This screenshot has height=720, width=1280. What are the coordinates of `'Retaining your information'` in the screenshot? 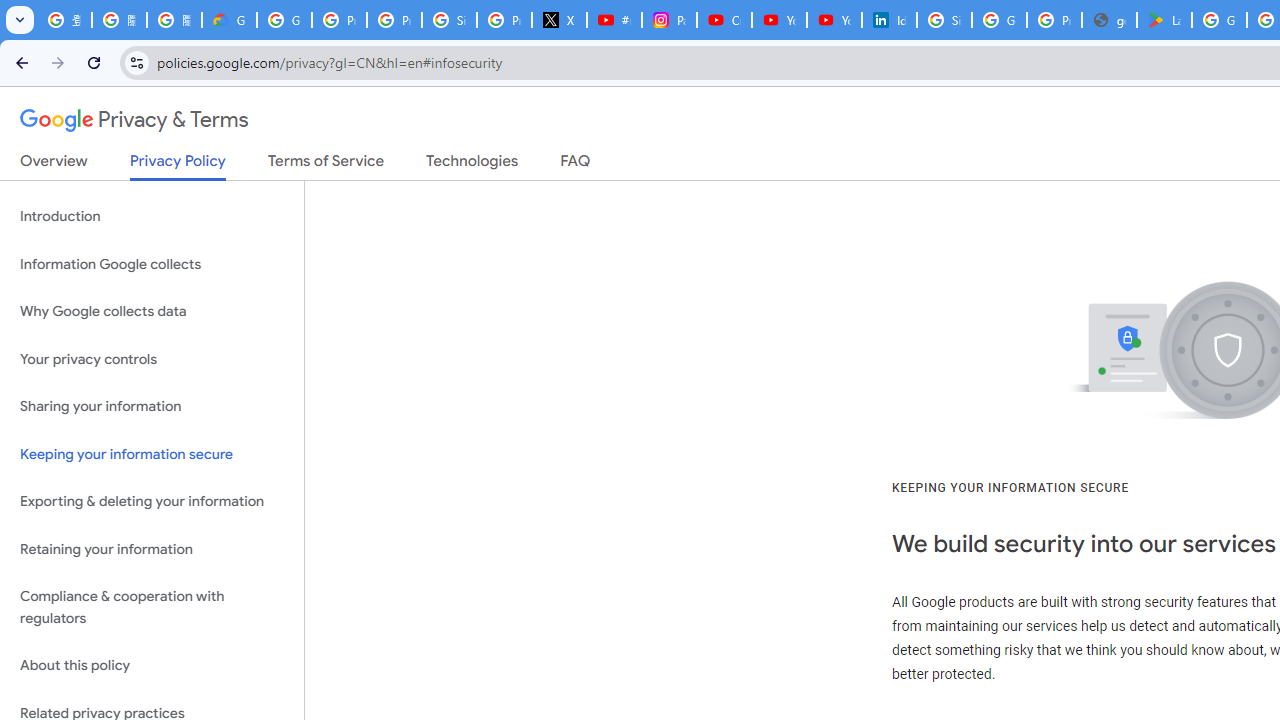 It's located at (151, 549).